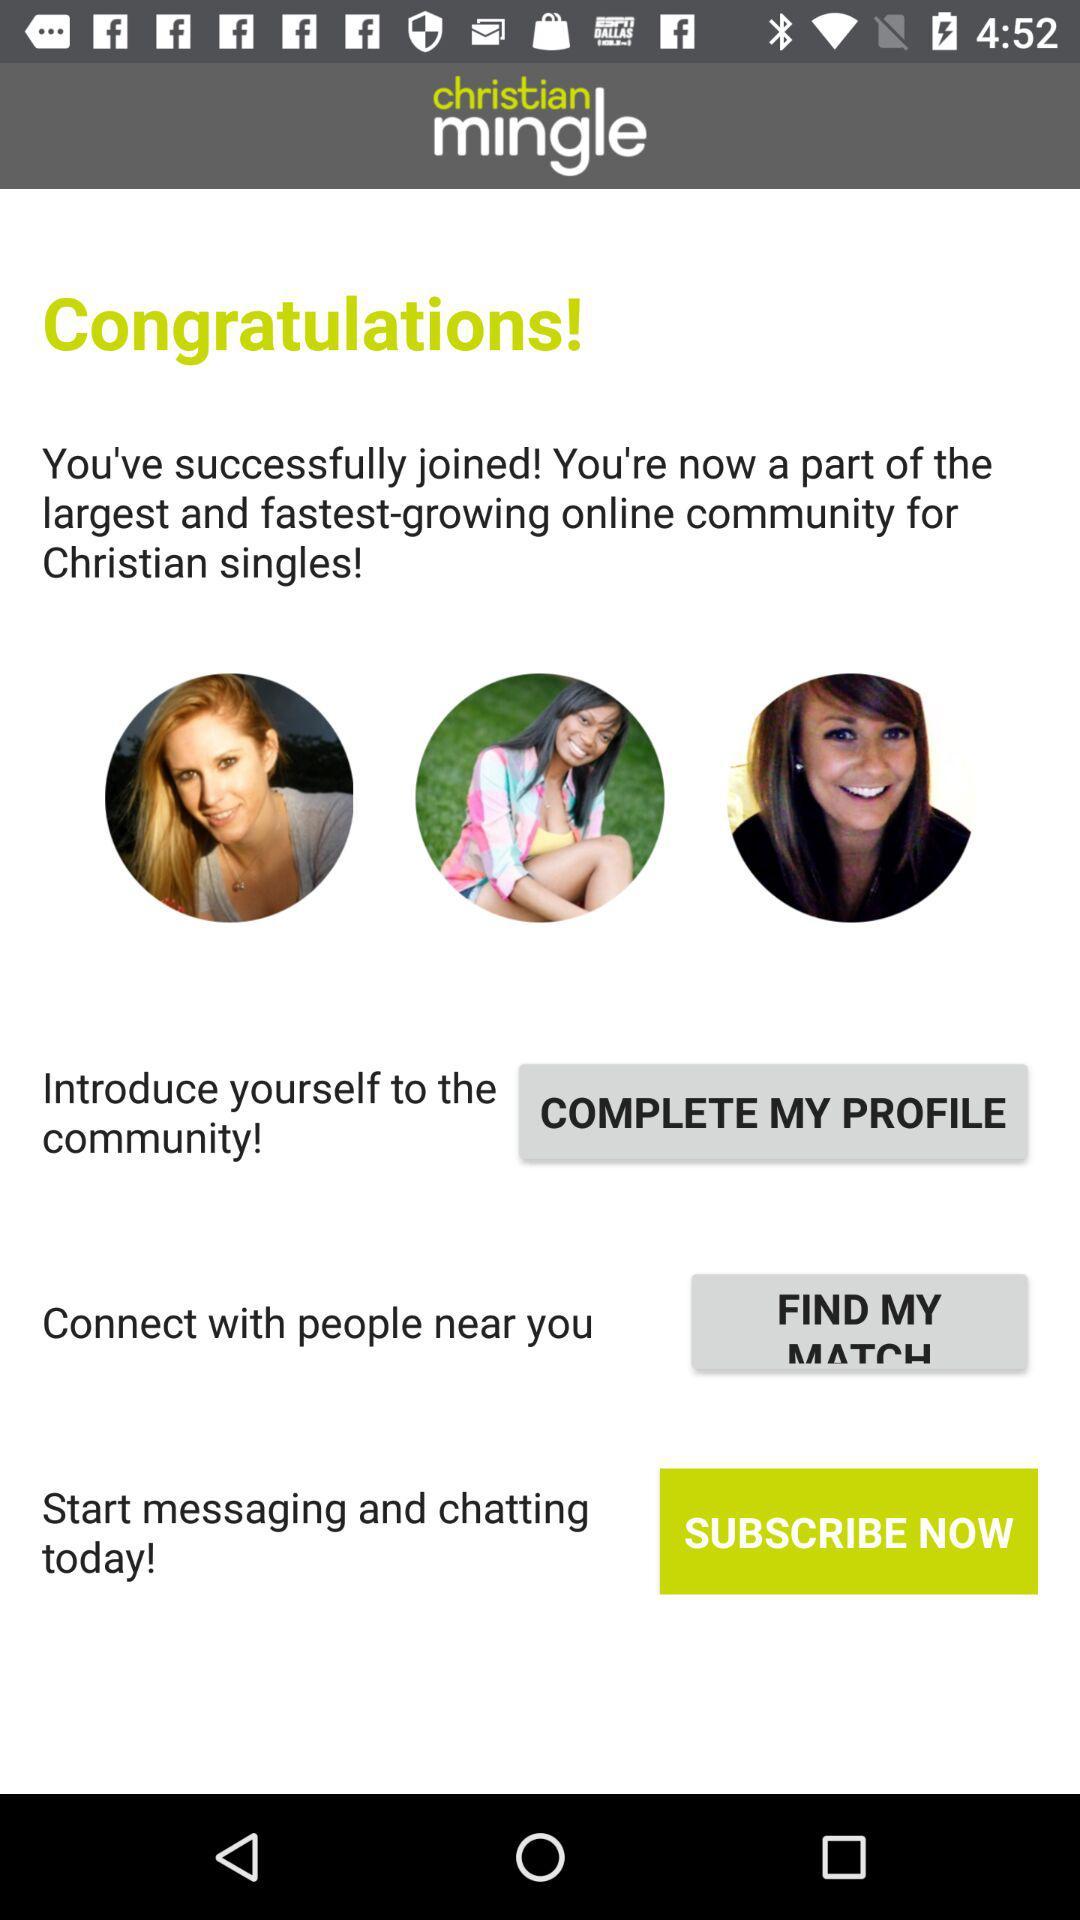 This screenshot has width=1080, height=1920. What do you see at coordinates (848, 1530) in the screenshot?
I see `subscribe now` at bounding box center [848, 1530].